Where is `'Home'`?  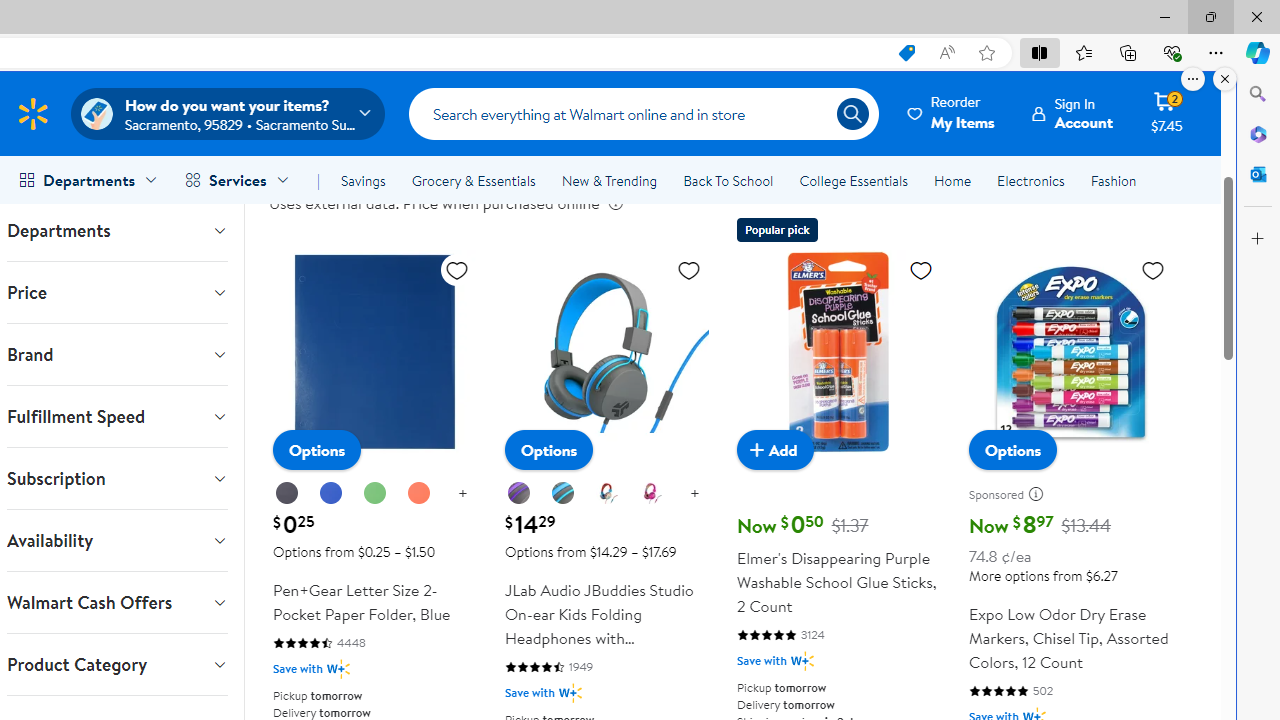 'Home' is located at coordinates (951, 181).